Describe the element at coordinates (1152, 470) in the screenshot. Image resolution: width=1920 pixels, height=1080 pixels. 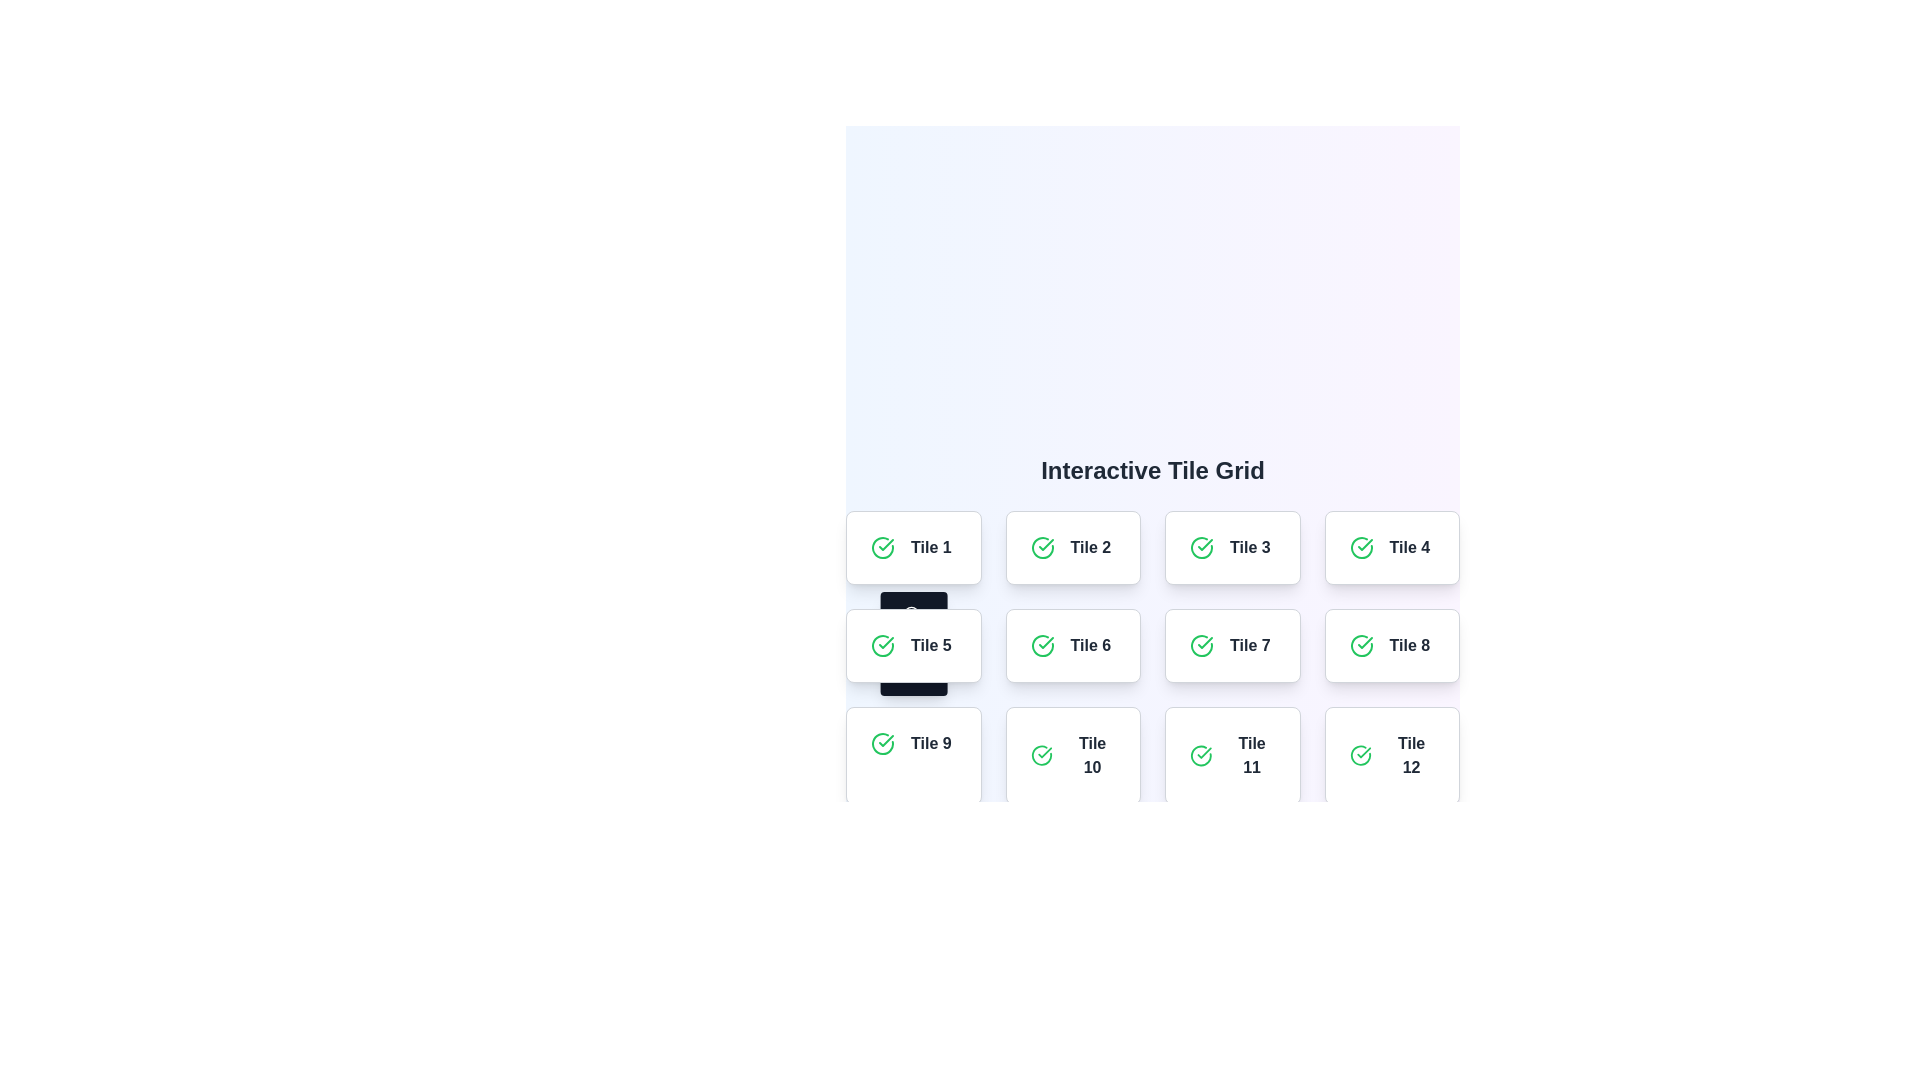
I see `prominent text header labeled 'Interactive Tile Grid' that serves as a title for the grid layout` at that location.